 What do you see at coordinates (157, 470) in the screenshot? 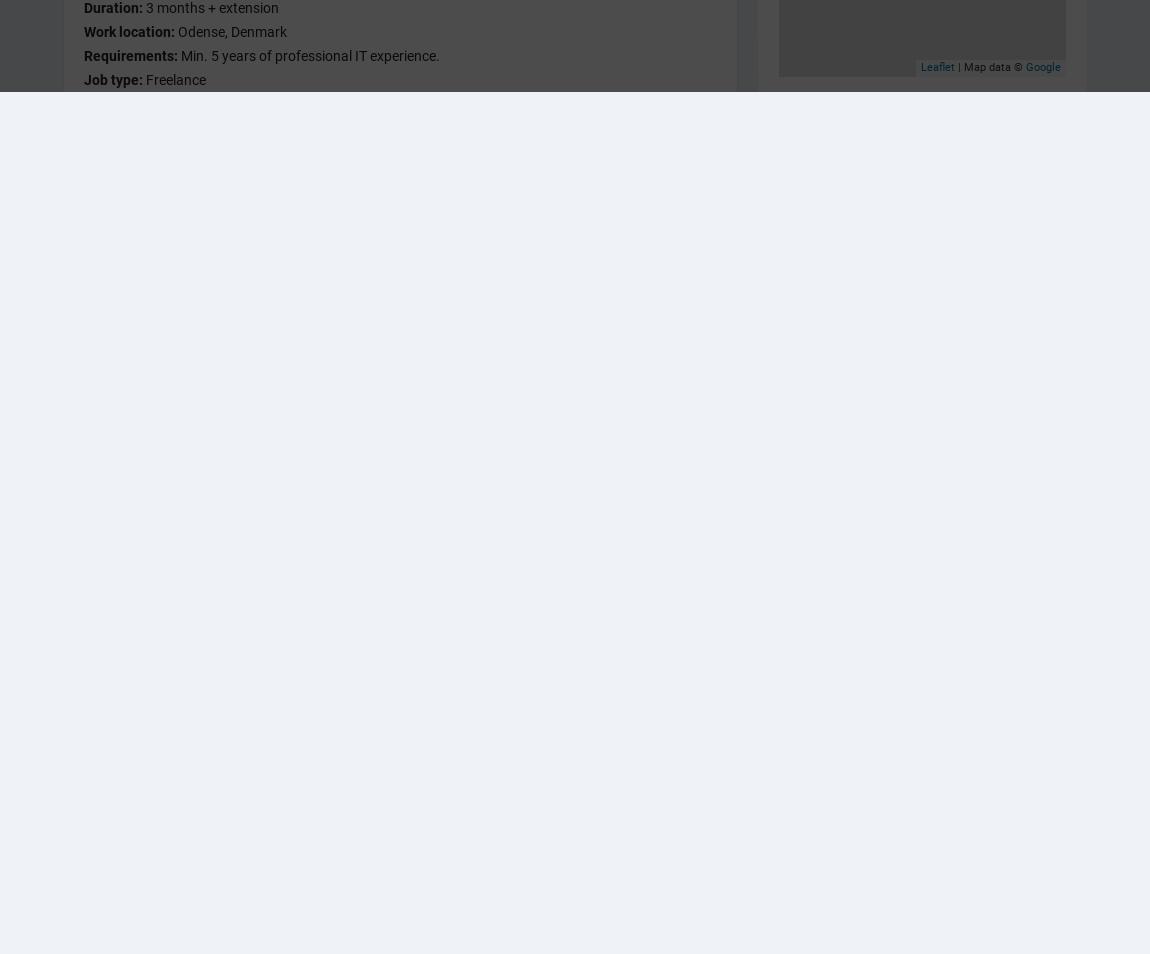
I see `'Er du klar til at freelance – få karriere-sparring i IDA'` at bounding box center [157, 470].